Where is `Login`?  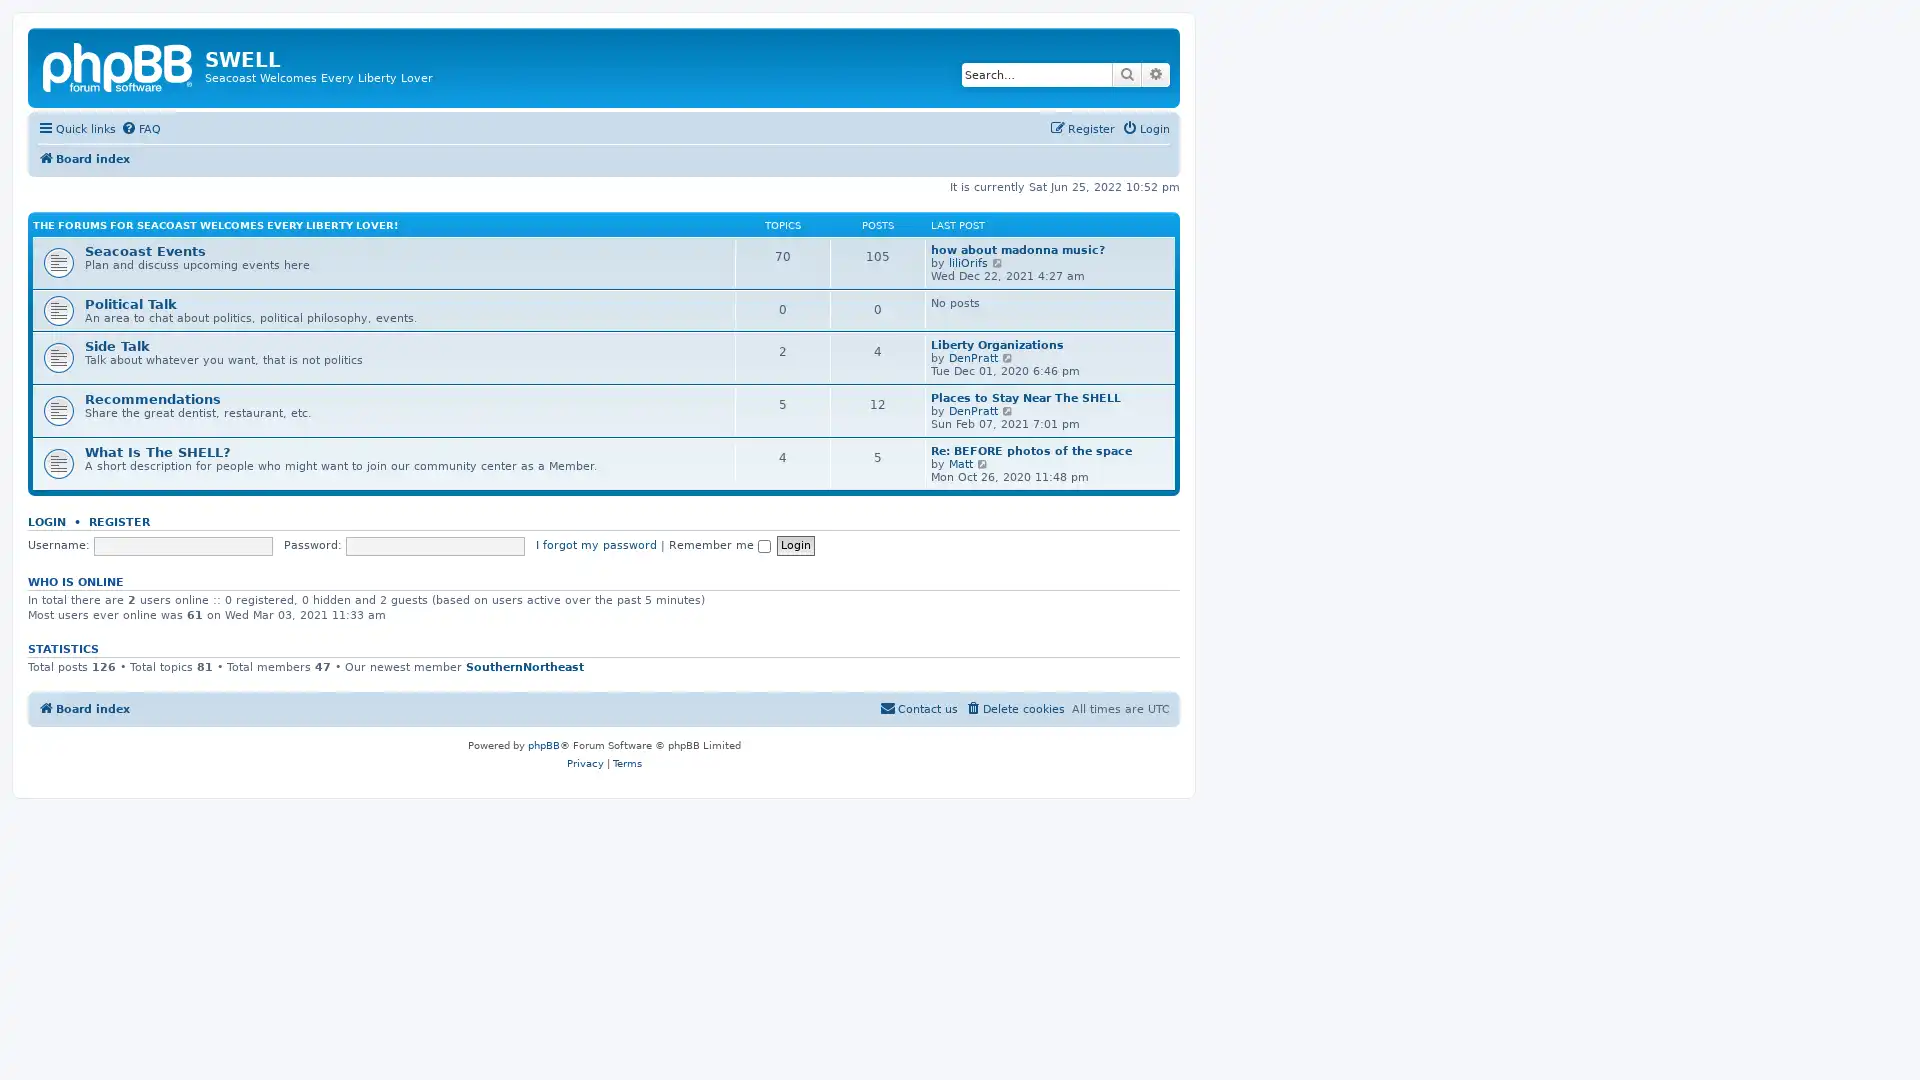 Login is located at coordinates (794, 545).